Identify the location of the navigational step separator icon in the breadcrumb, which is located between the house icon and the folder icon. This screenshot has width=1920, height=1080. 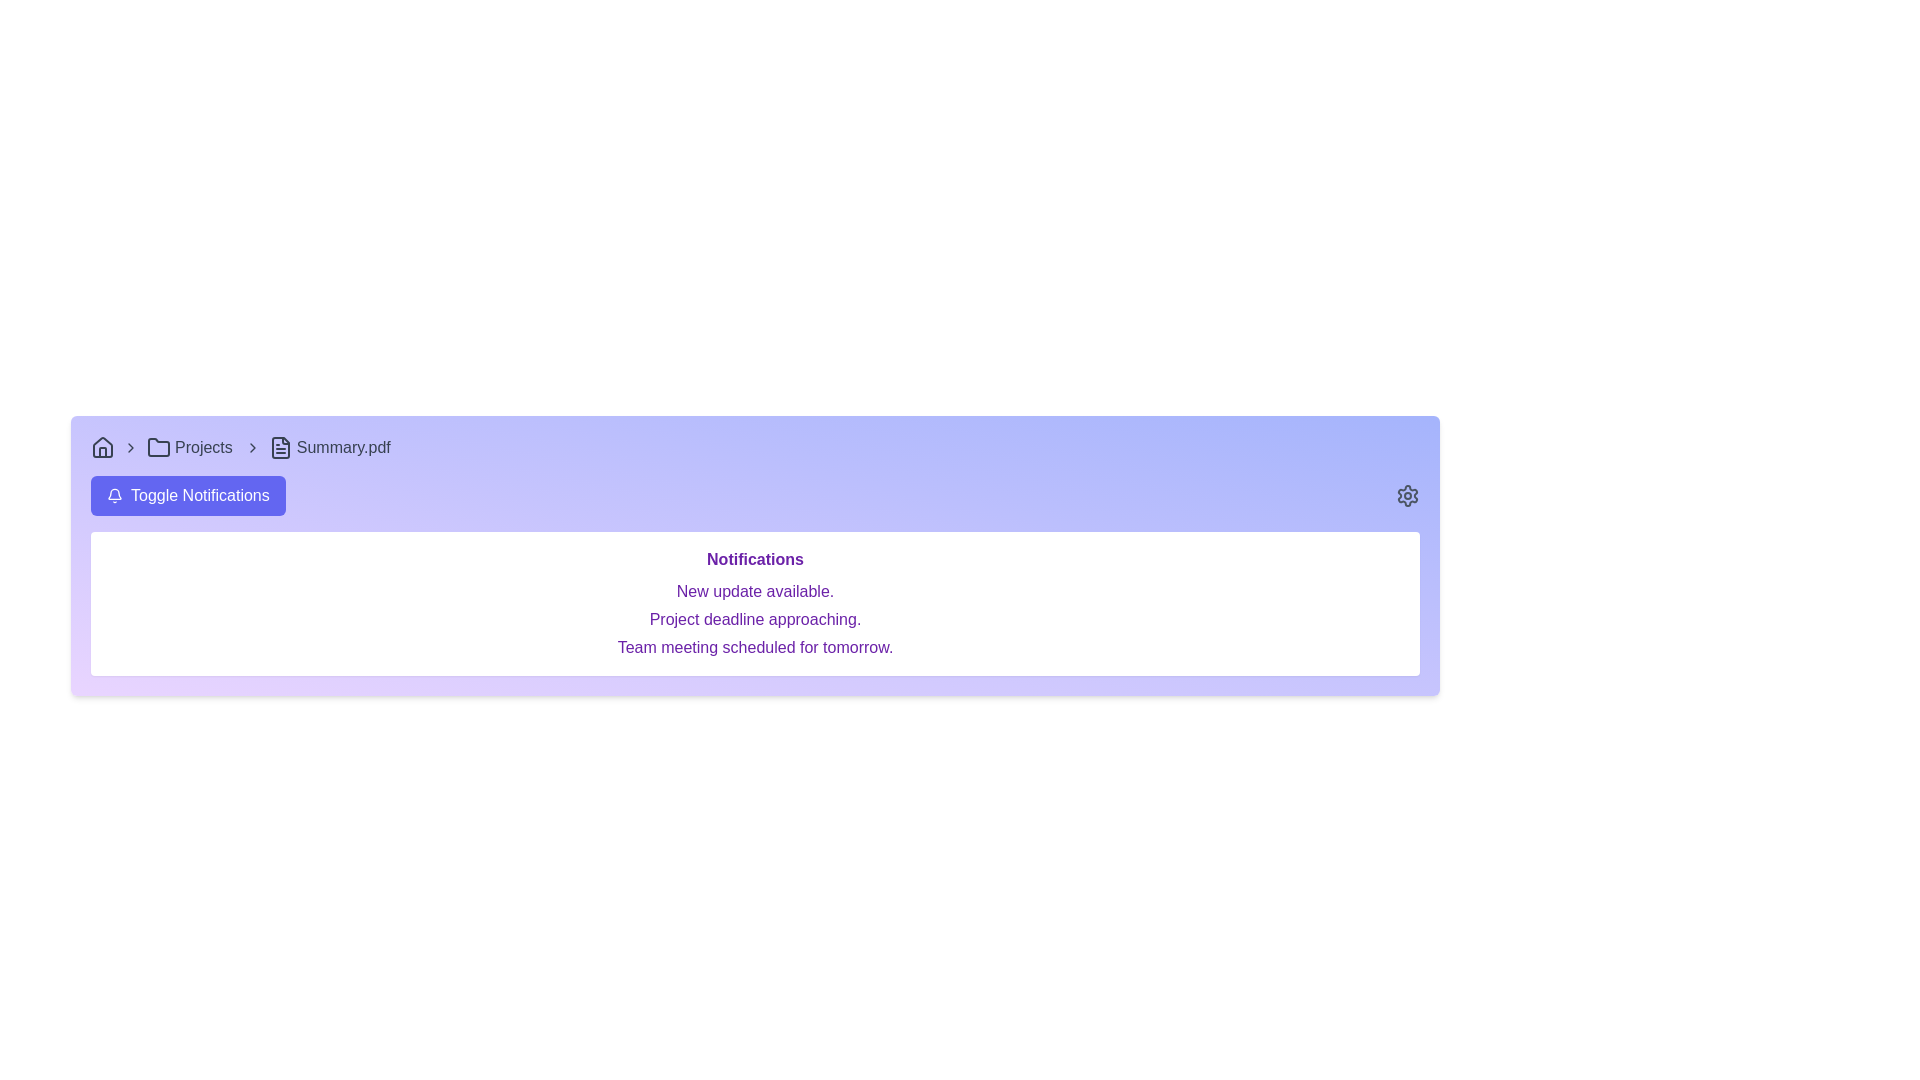
(129, 446).